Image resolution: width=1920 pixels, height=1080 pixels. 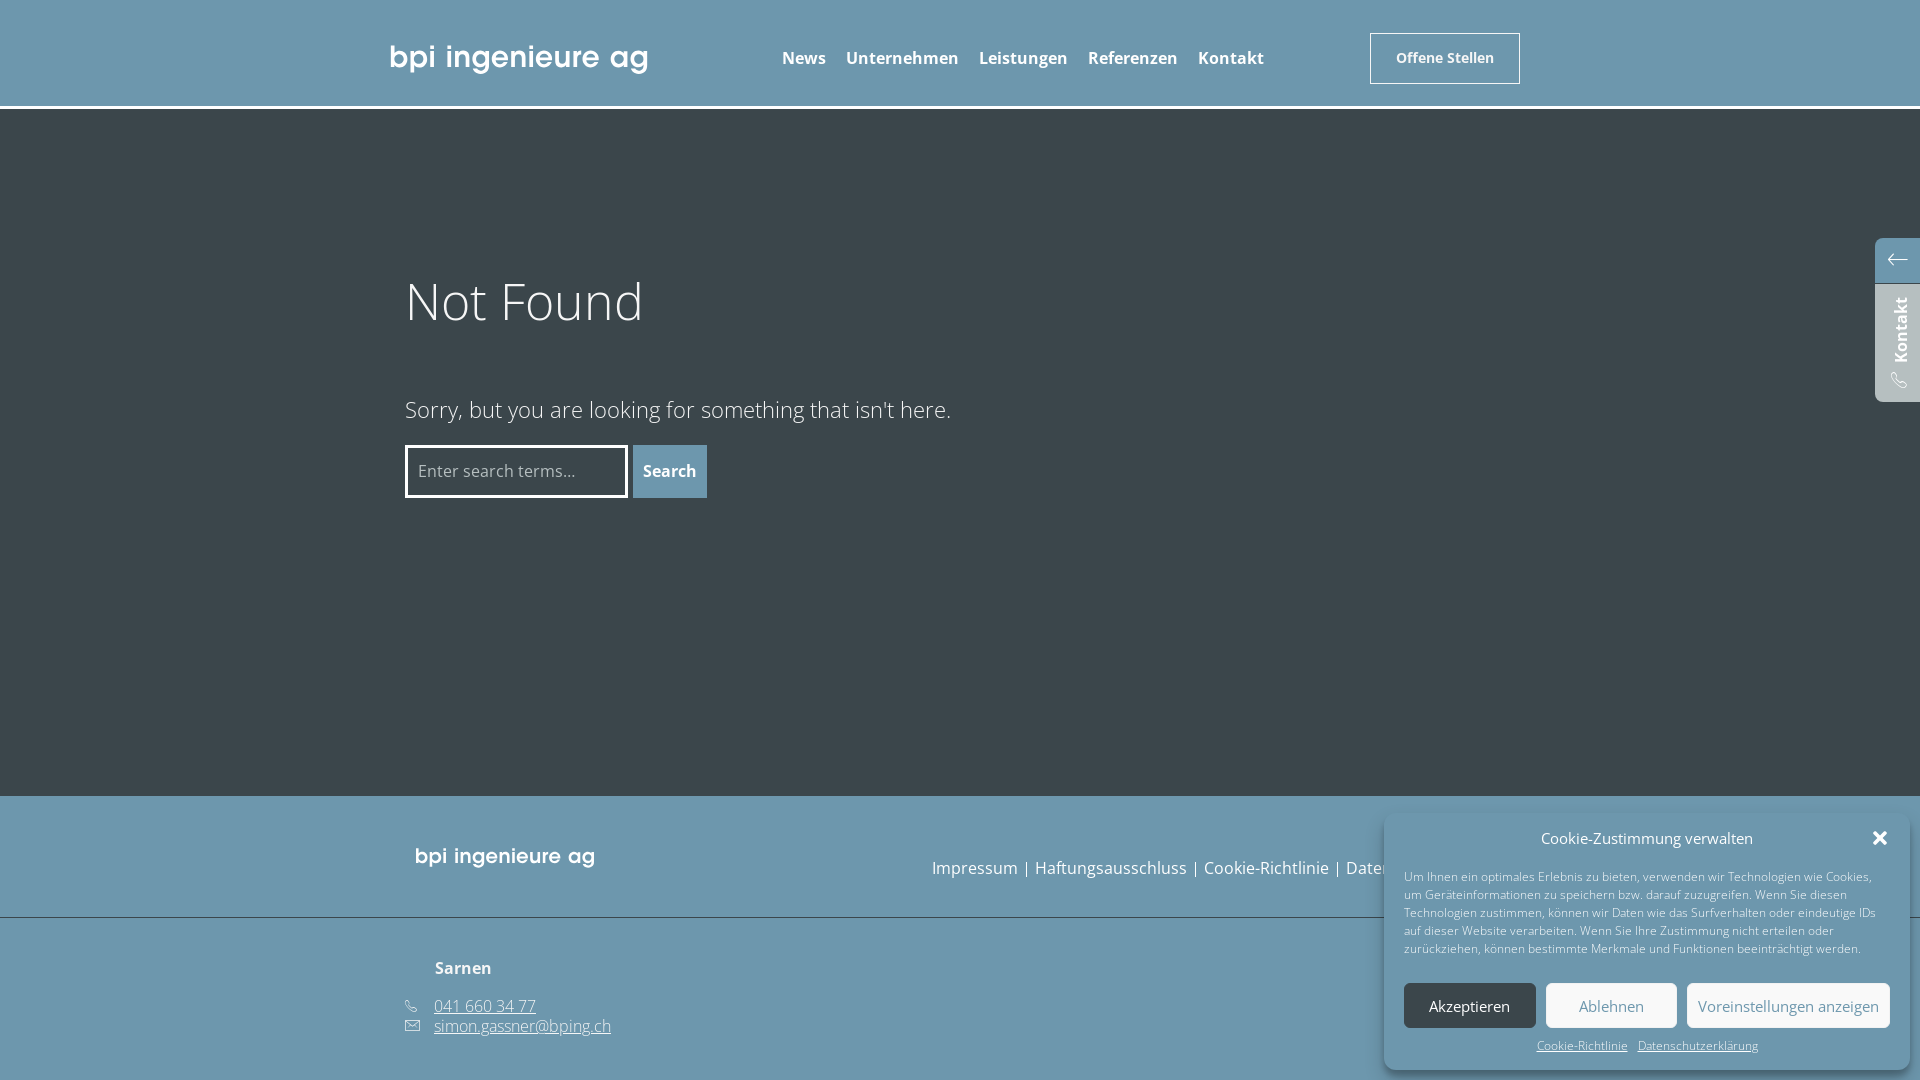 What do you see at coordinates (1612, 1005) in the screenshot?
I see `'Ablehnen'` at bounding box center [1612, 1005].